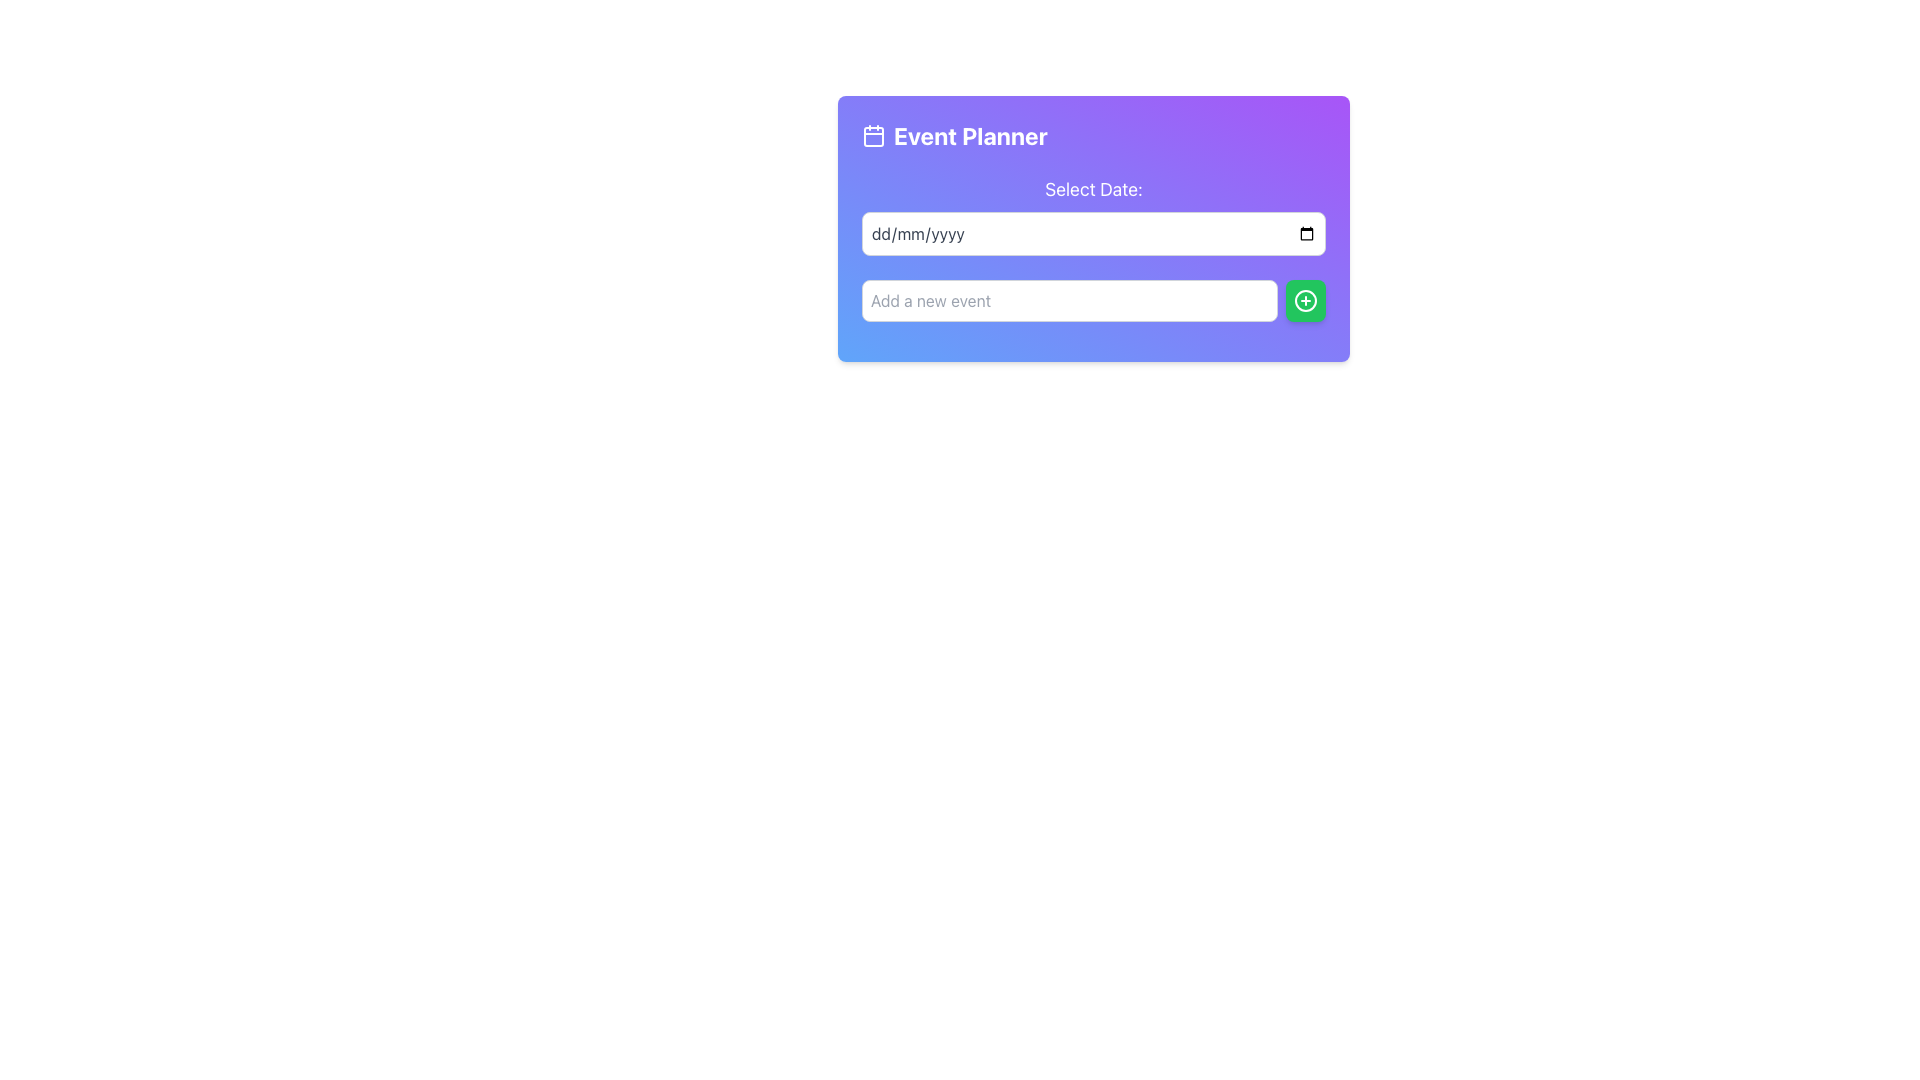 Image resolution: width=1920 pixels, height=1080 pixels. Describe the element at coordinates (1305, 300) in the screenshot. I see `the circular icon button with a plus sign inside it, which is located on the right side of the input field labeled 'Add a new event' in the Event Planner interface` at that location.